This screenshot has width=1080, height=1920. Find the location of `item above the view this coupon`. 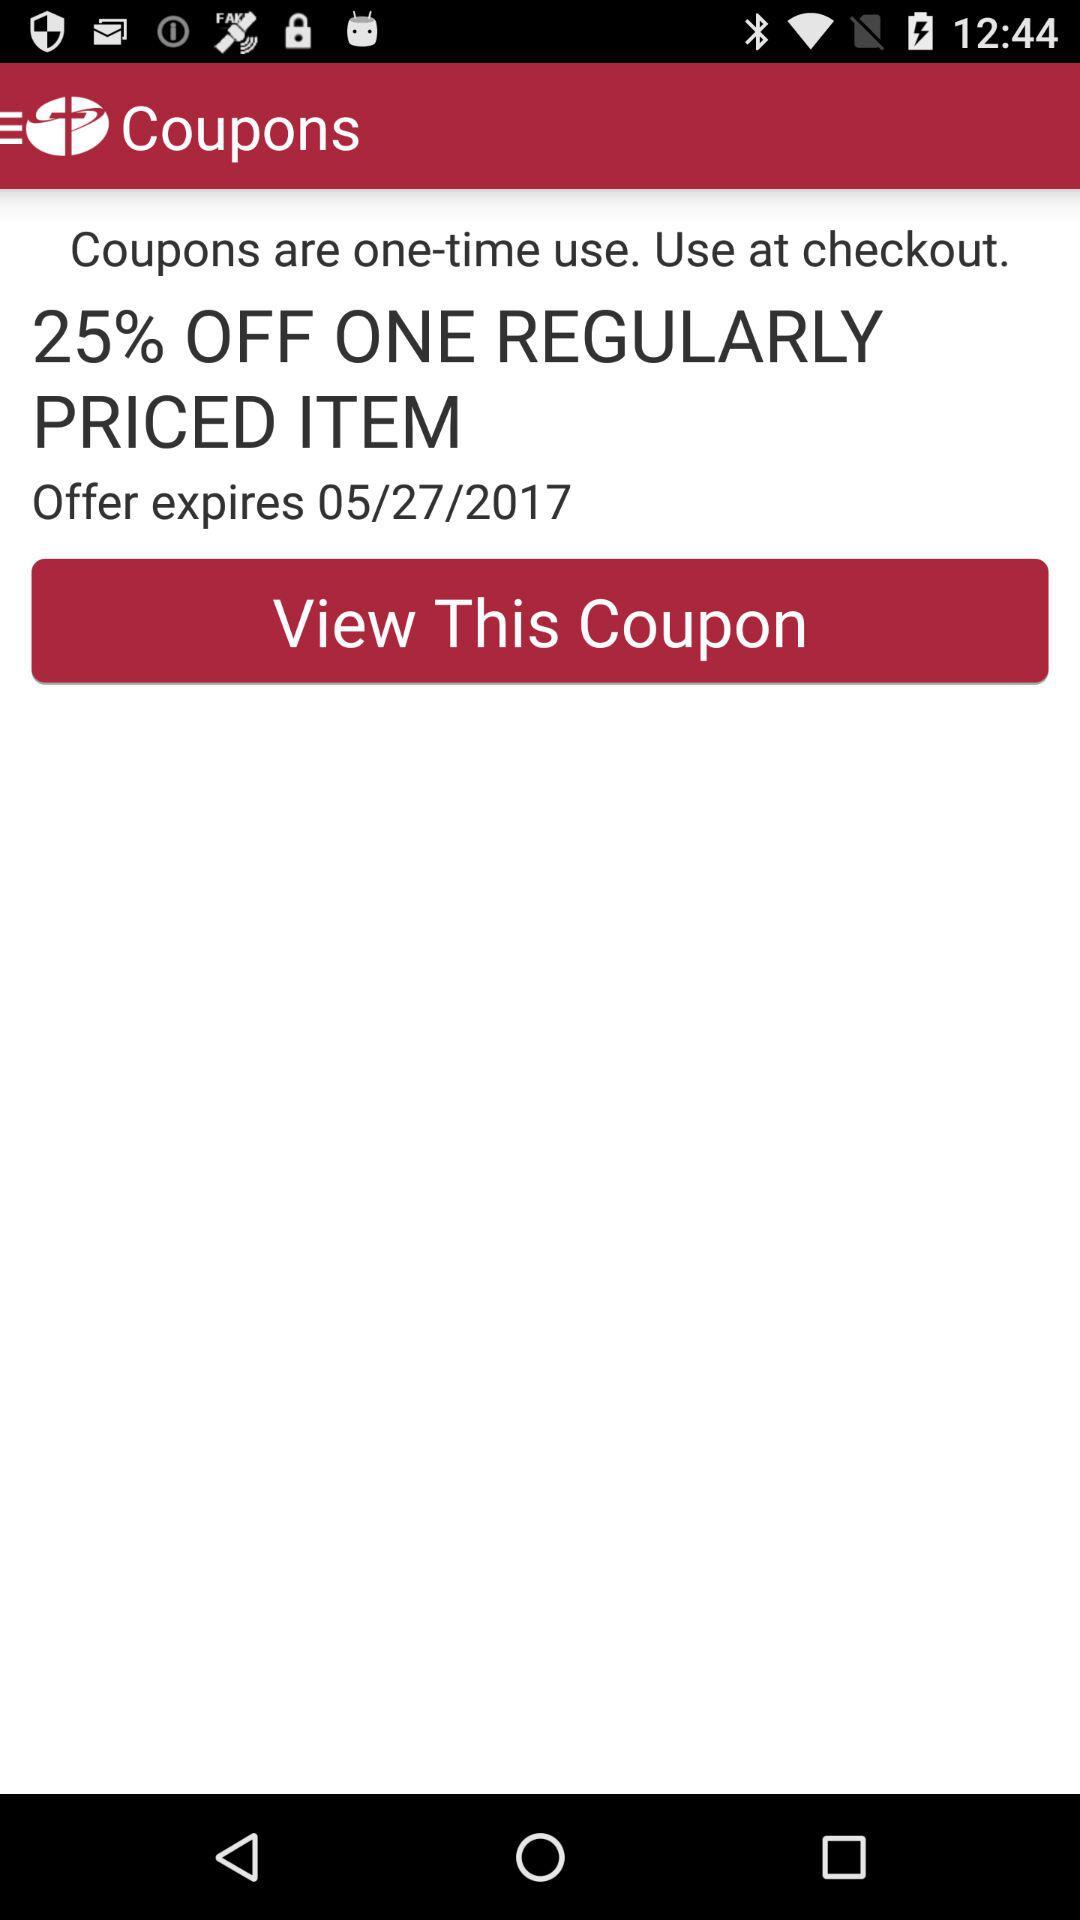

item above the view this coupon is located at coordinates (540, 500).